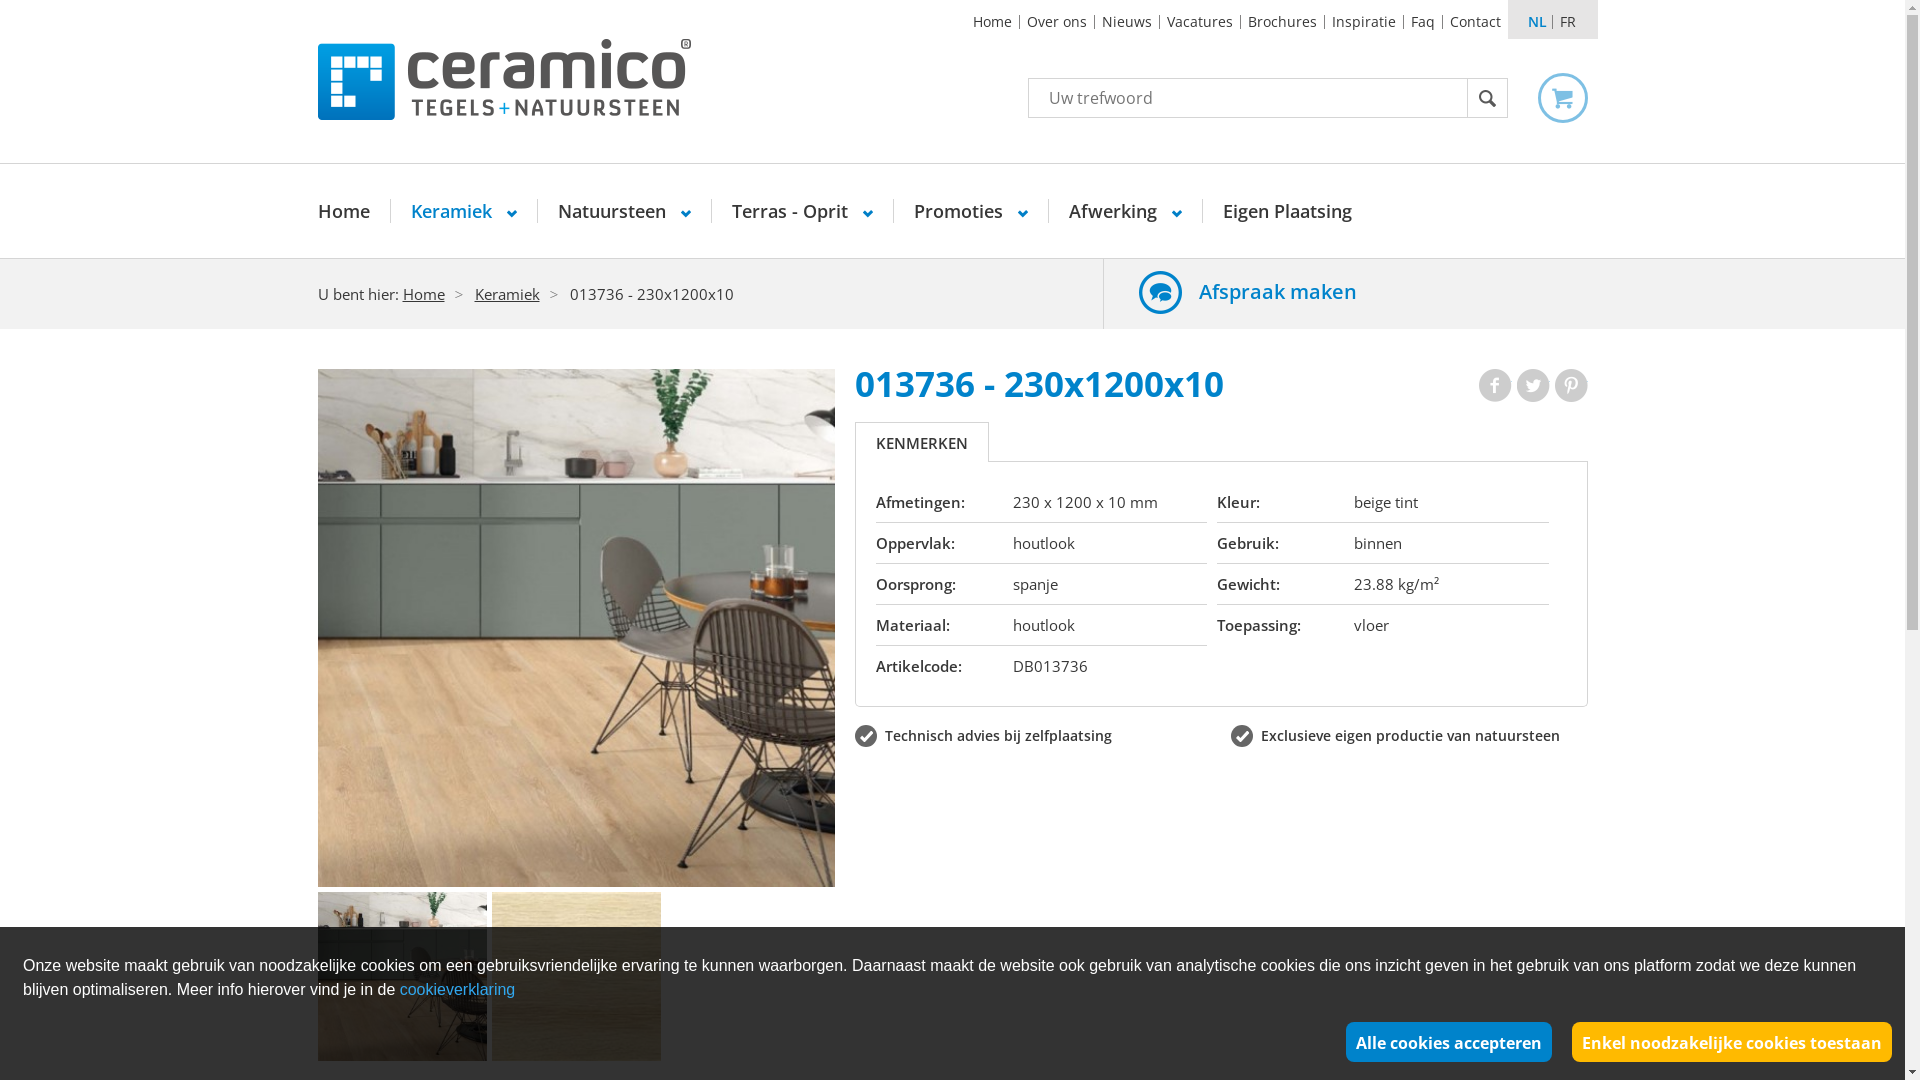 The width and height of the screenshot is (1920, 1080). I want to click on 'KENMERKEN', so click(920, 442).